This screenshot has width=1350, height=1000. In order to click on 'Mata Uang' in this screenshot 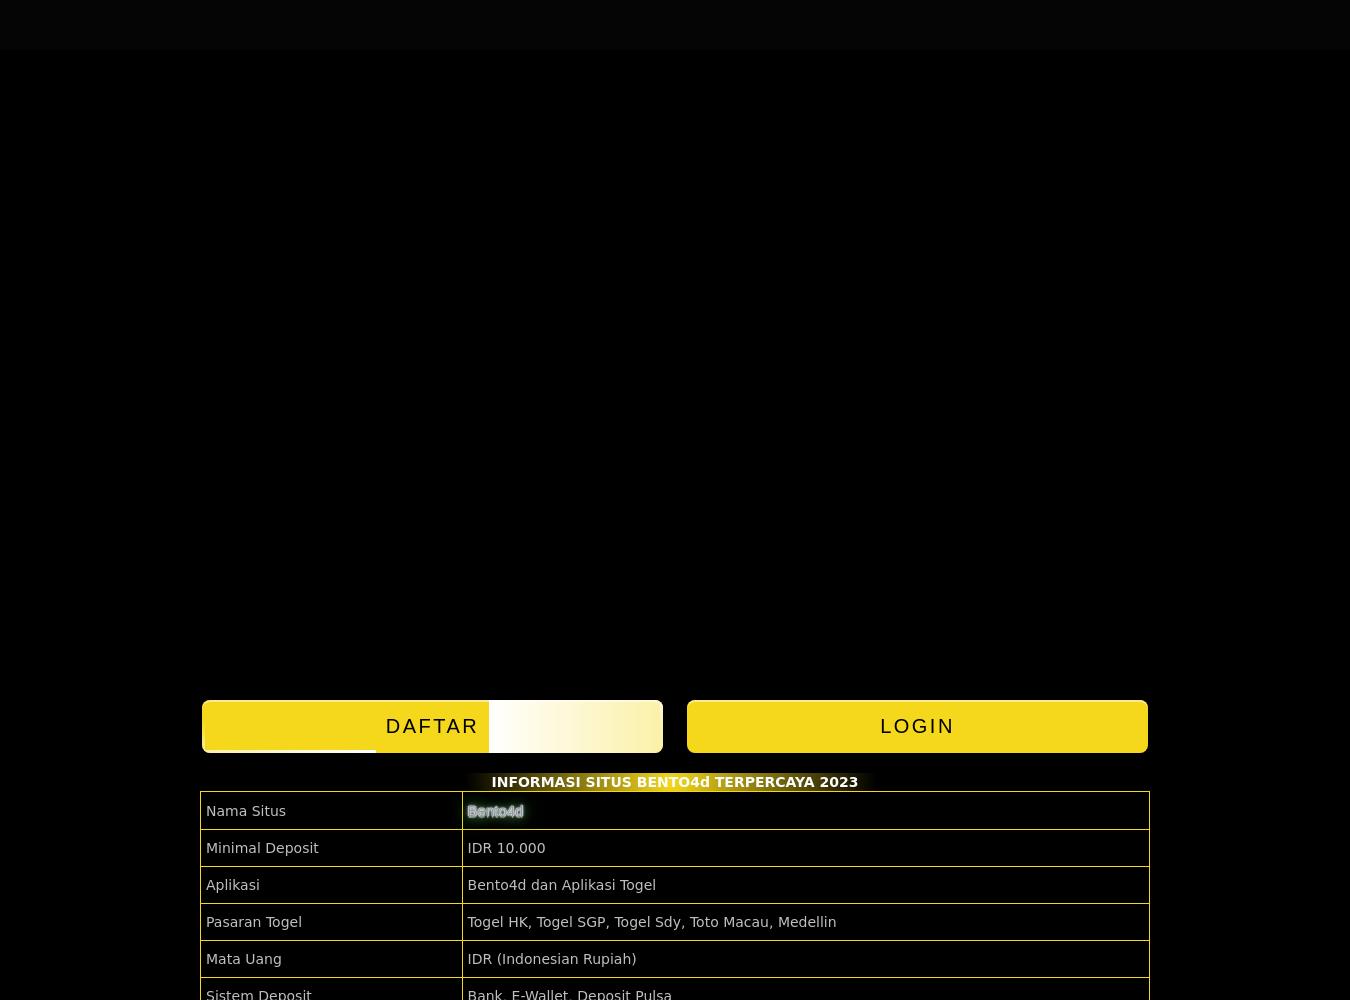, I will do `click(242, 958)`.